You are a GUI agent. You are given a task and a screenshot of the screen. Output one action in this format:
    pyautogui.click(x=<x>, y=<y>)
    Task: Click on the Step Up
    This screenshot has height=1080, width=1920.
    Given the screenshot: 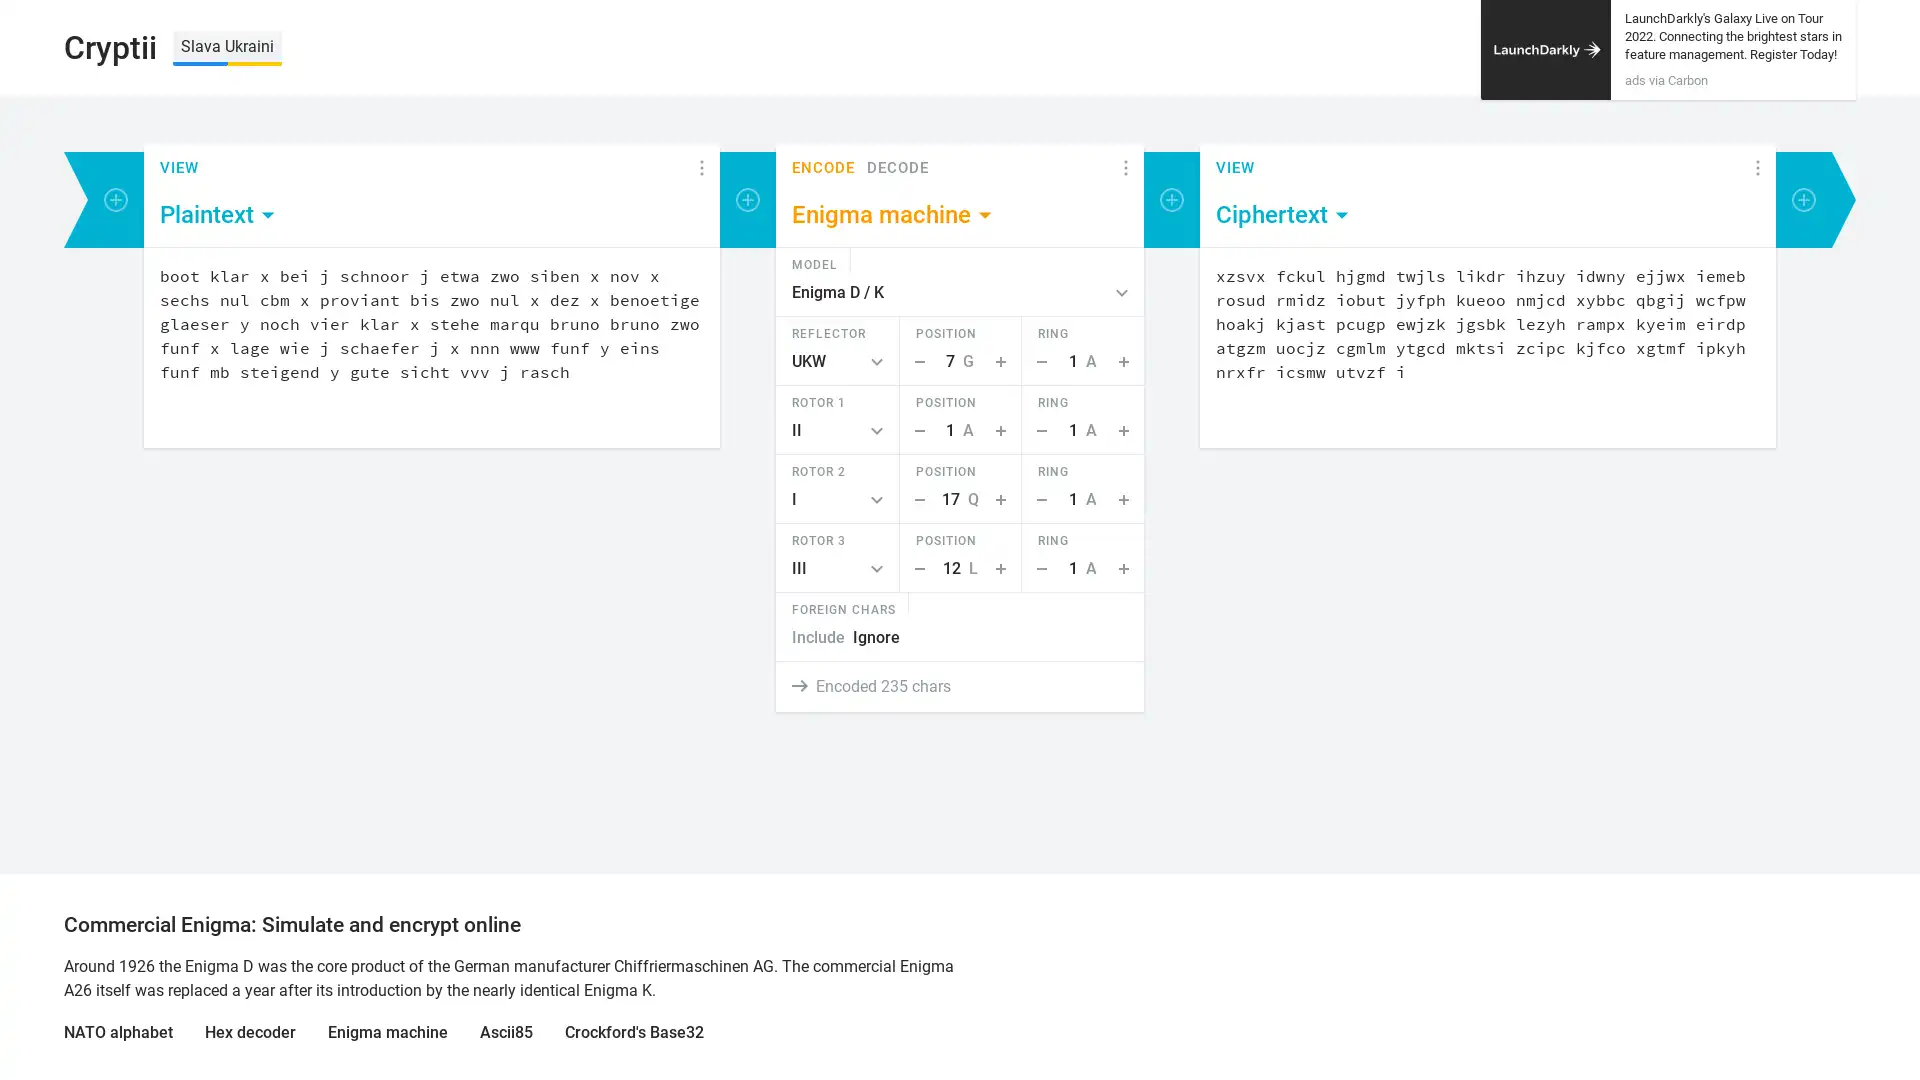 What is the action you would take?
    pyautogui.click(x=1127, y=569)
    